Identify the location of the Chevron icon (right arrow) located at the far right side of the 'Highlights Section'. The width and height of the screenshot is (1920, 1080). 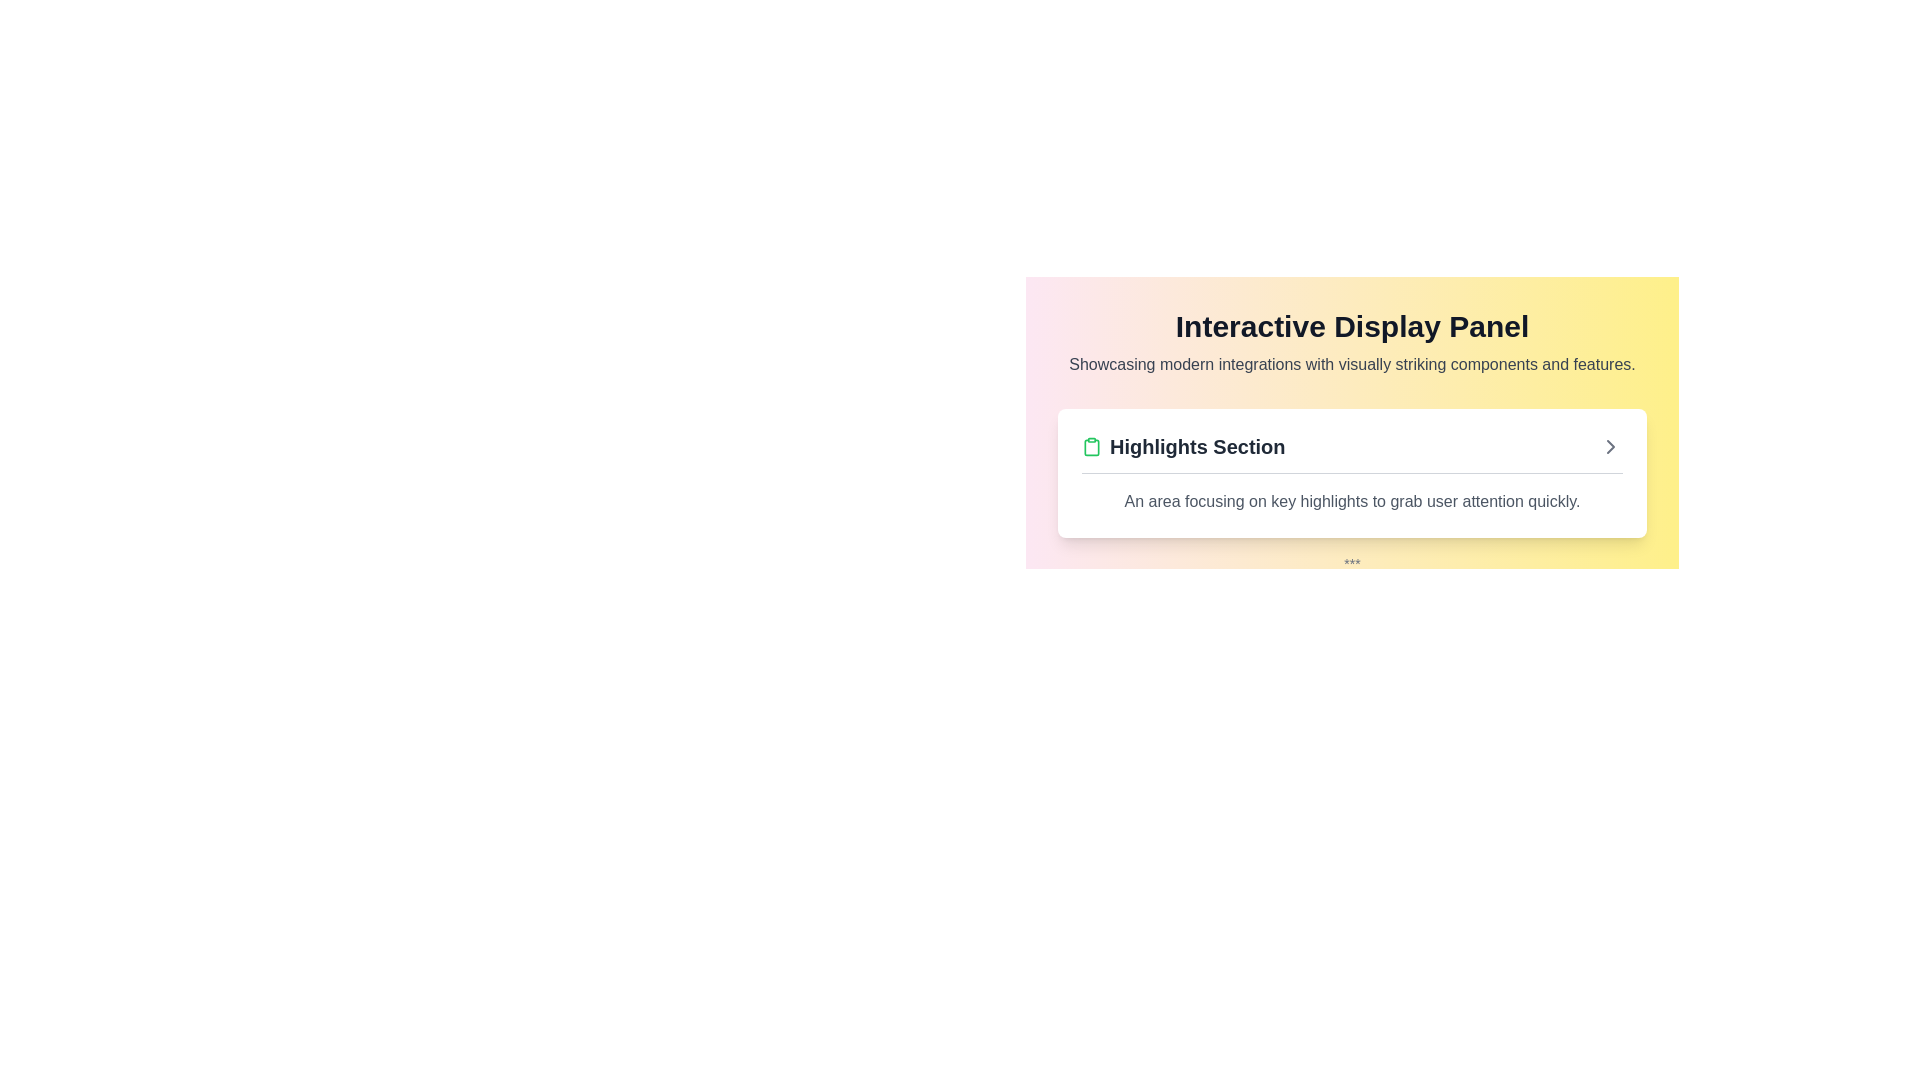
(1611, 446).